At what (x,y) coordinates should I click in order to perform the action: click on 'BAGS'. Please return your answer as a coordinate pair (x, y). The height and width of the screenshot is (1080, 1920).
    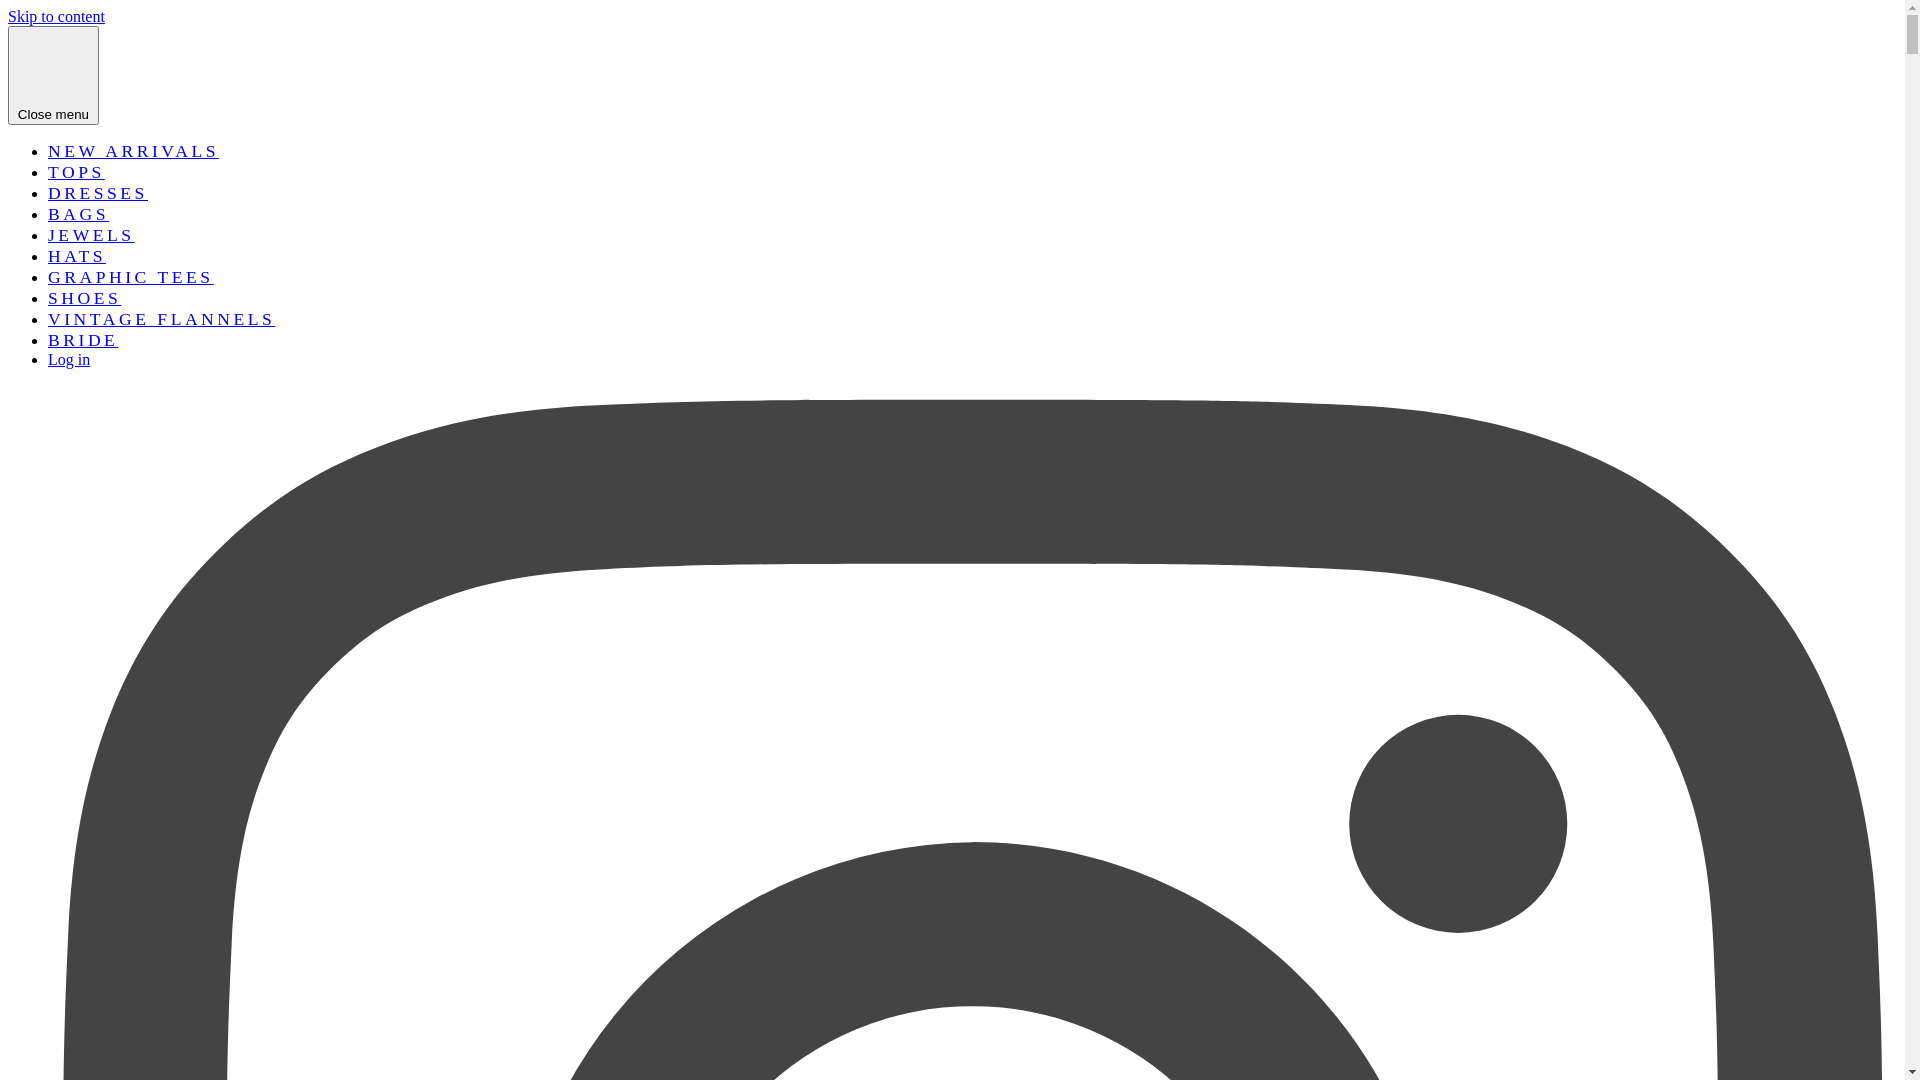
    Looking at the image, I should click on (48, 213).